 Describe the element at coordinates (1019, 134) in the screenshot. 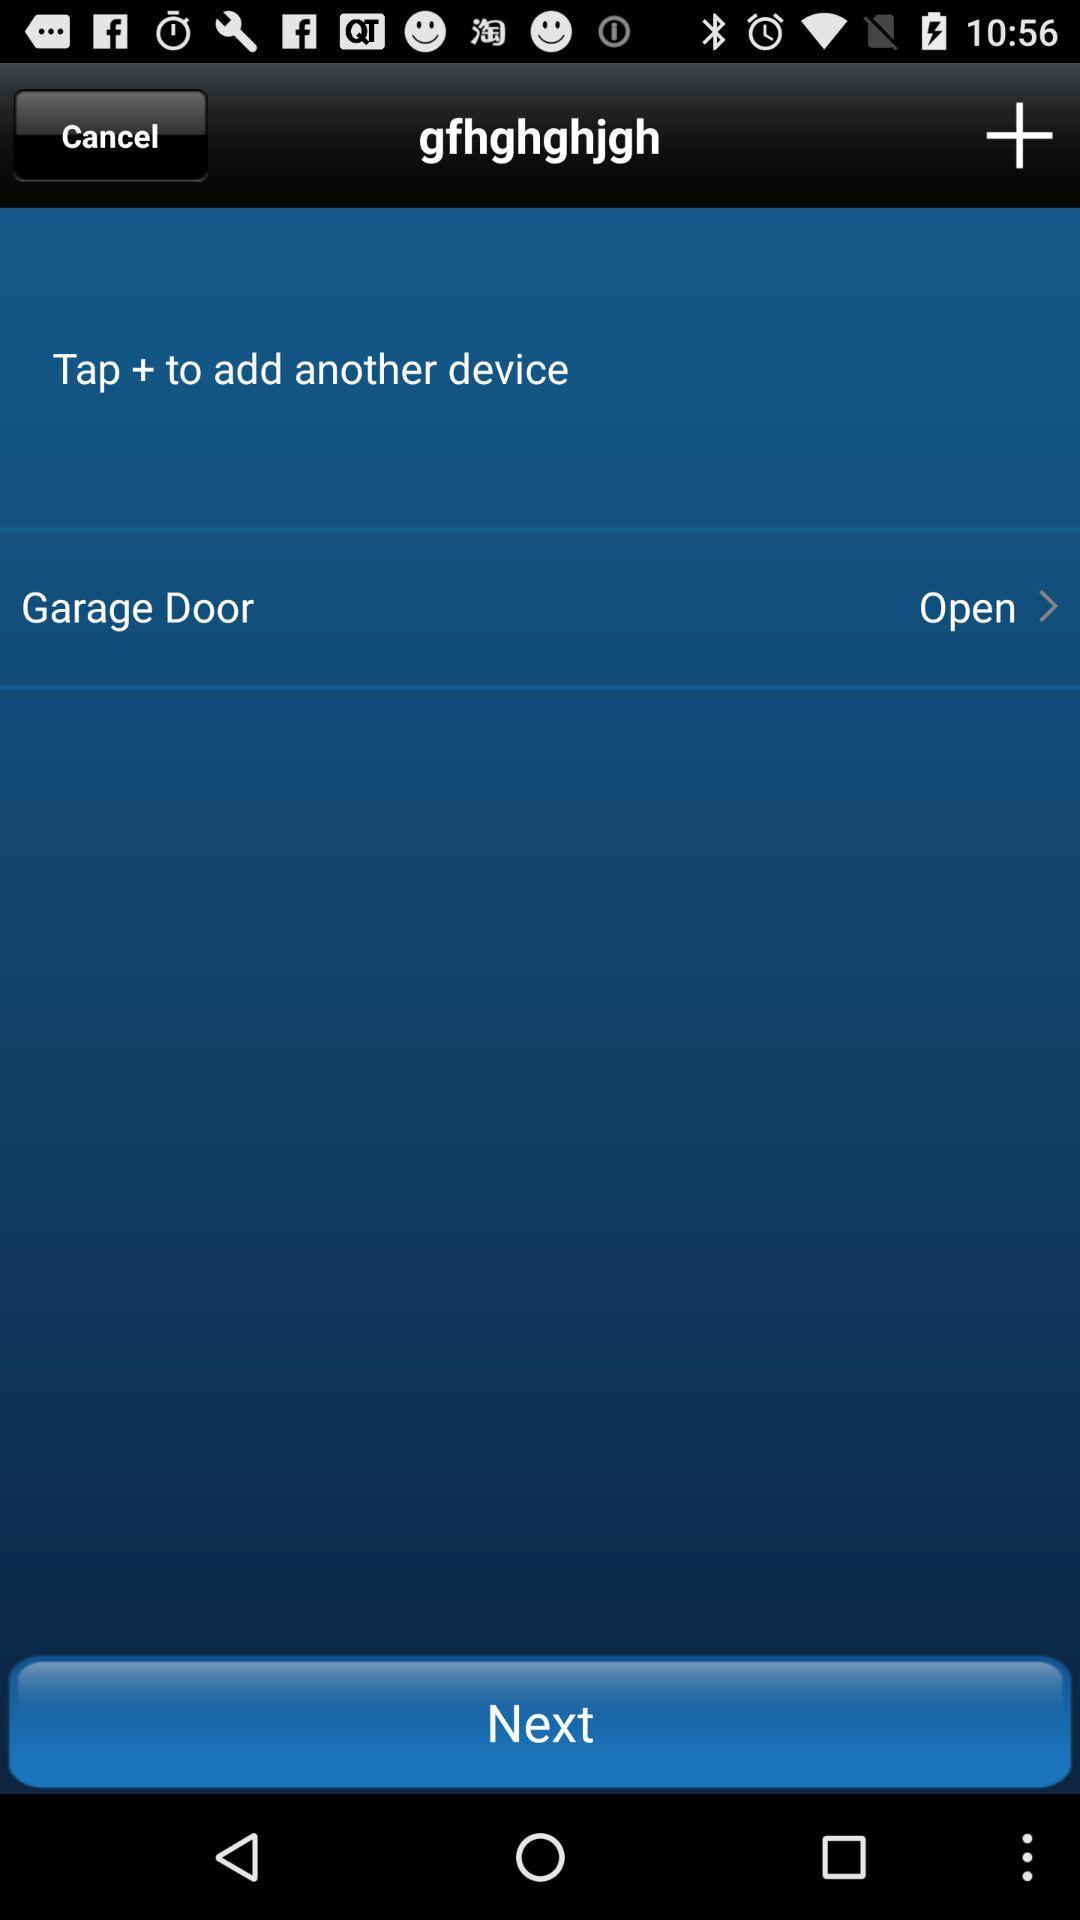

I see `icon next to the gfhghghjgh item` at that location.